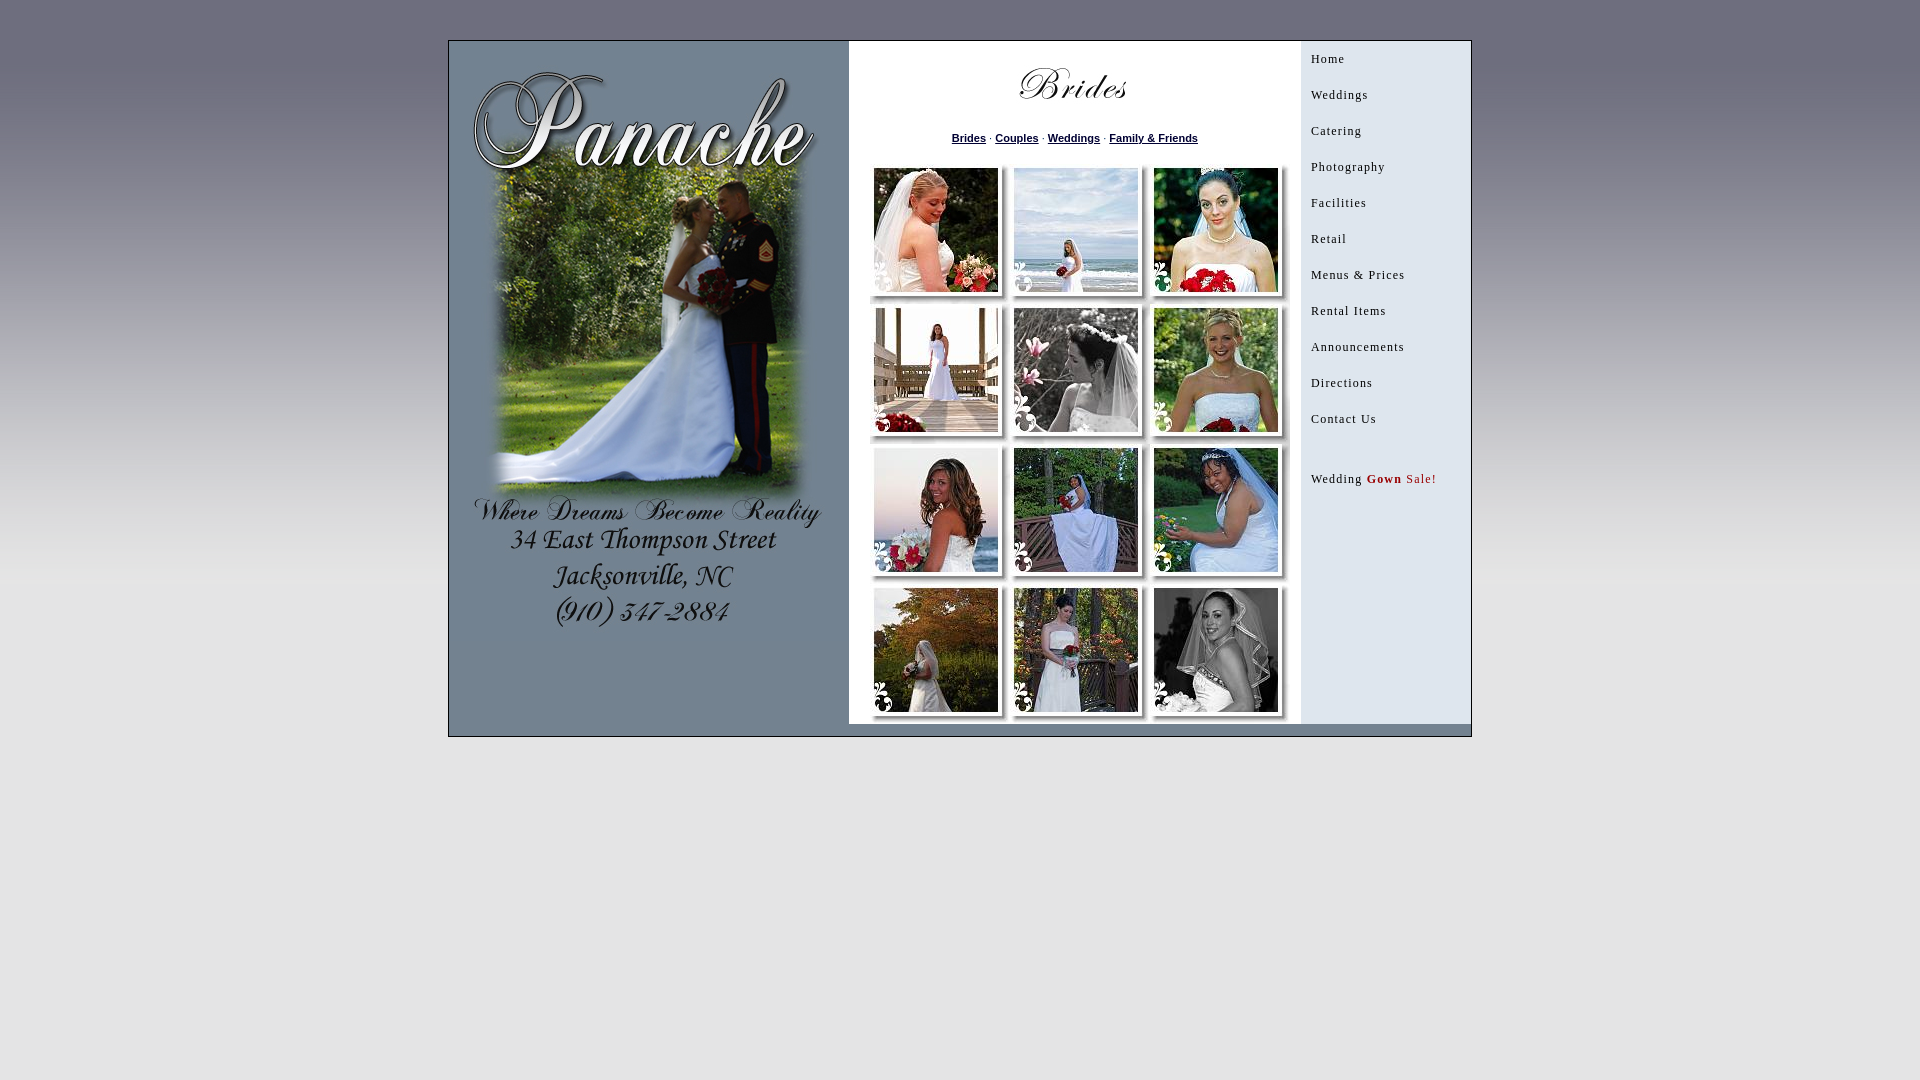  I want to click on 'Retail', so click(1385, 238).